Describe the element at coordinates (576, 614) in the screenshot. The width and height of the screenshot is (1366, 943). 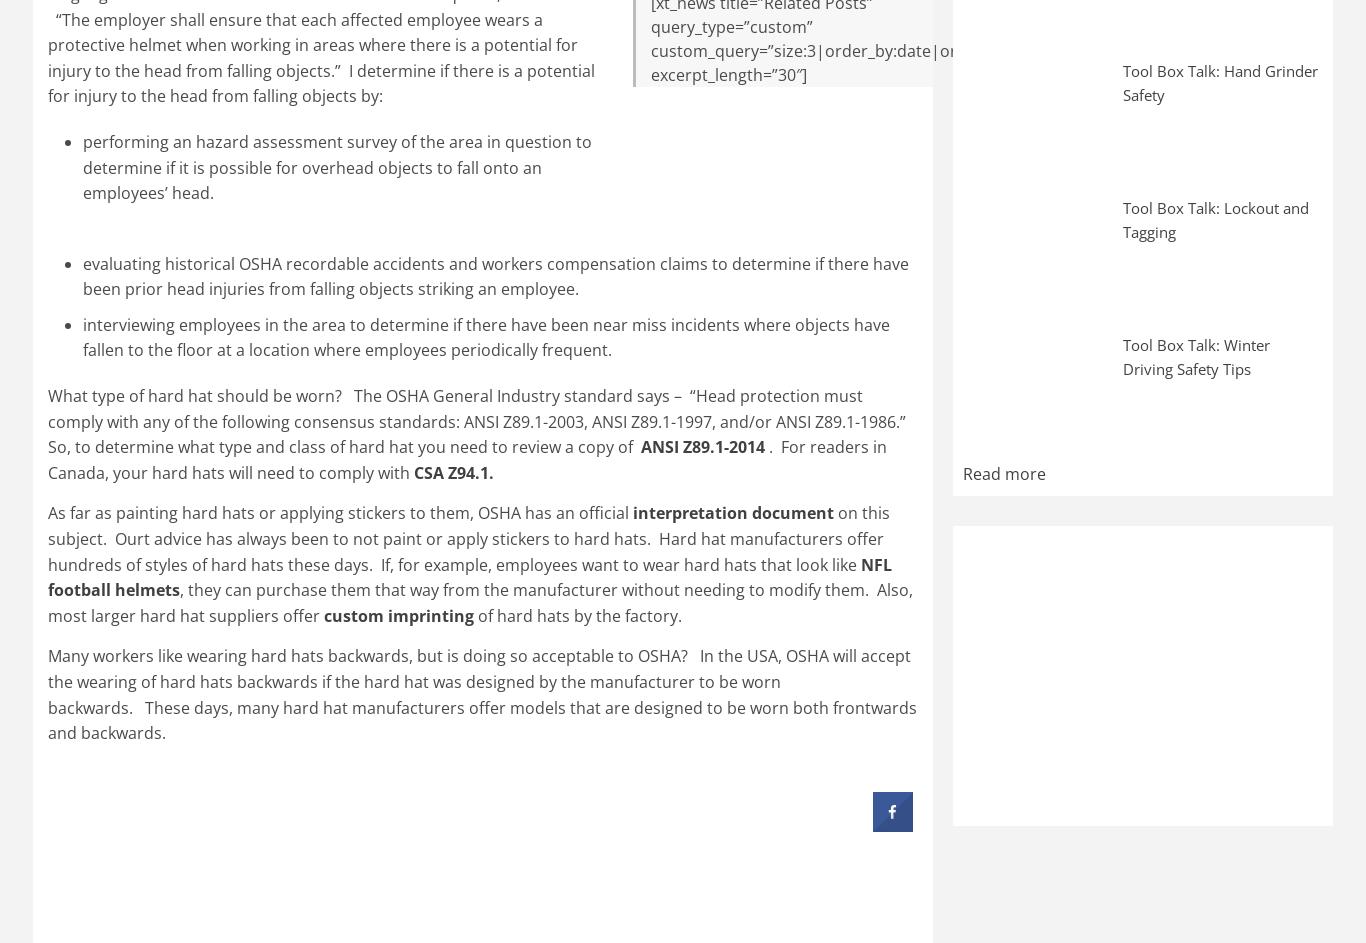
I see `'of hard hats by the factory.'` at that location.